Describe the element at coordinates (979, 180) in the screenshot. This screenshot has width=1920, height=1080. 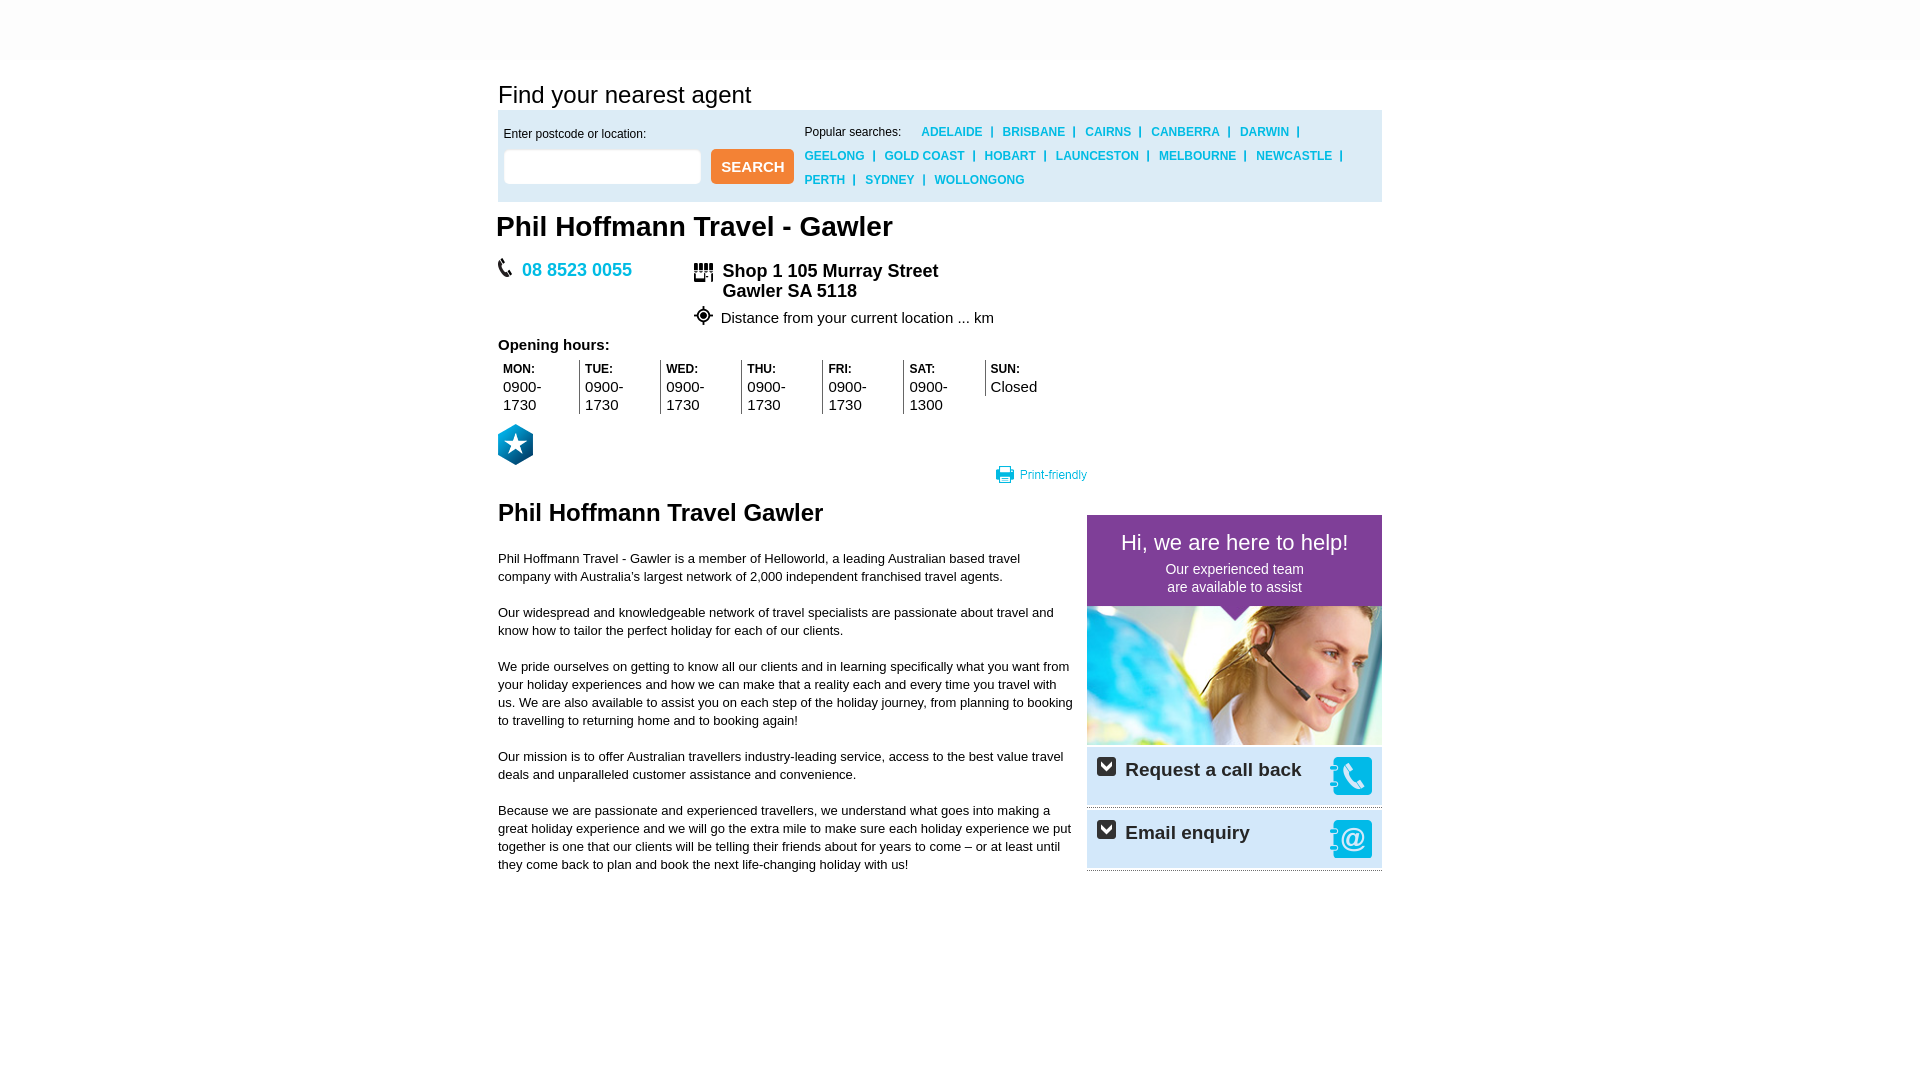
I see `'WOLLONGONG'` at that location.